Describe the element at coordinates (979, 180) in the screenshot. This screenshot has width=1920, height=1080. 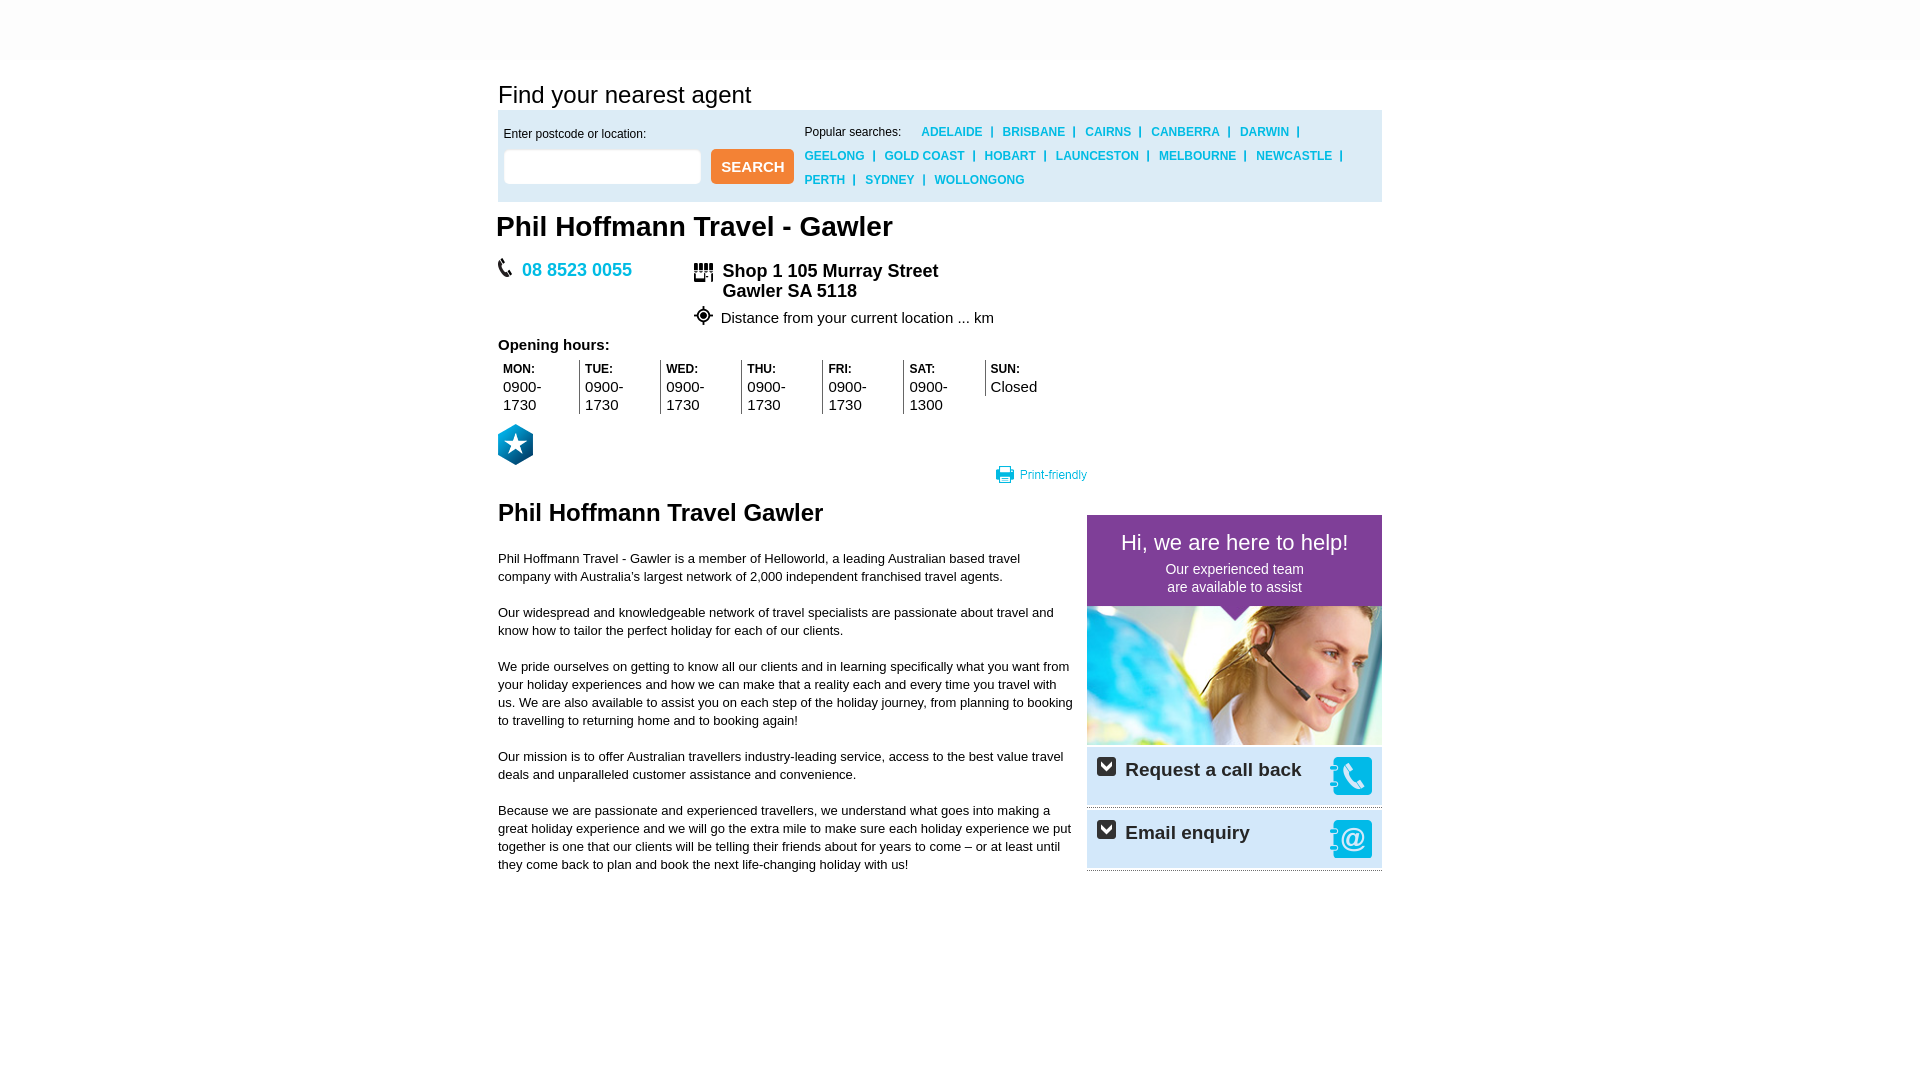
I see `'WOLLONGONG'` at that location.